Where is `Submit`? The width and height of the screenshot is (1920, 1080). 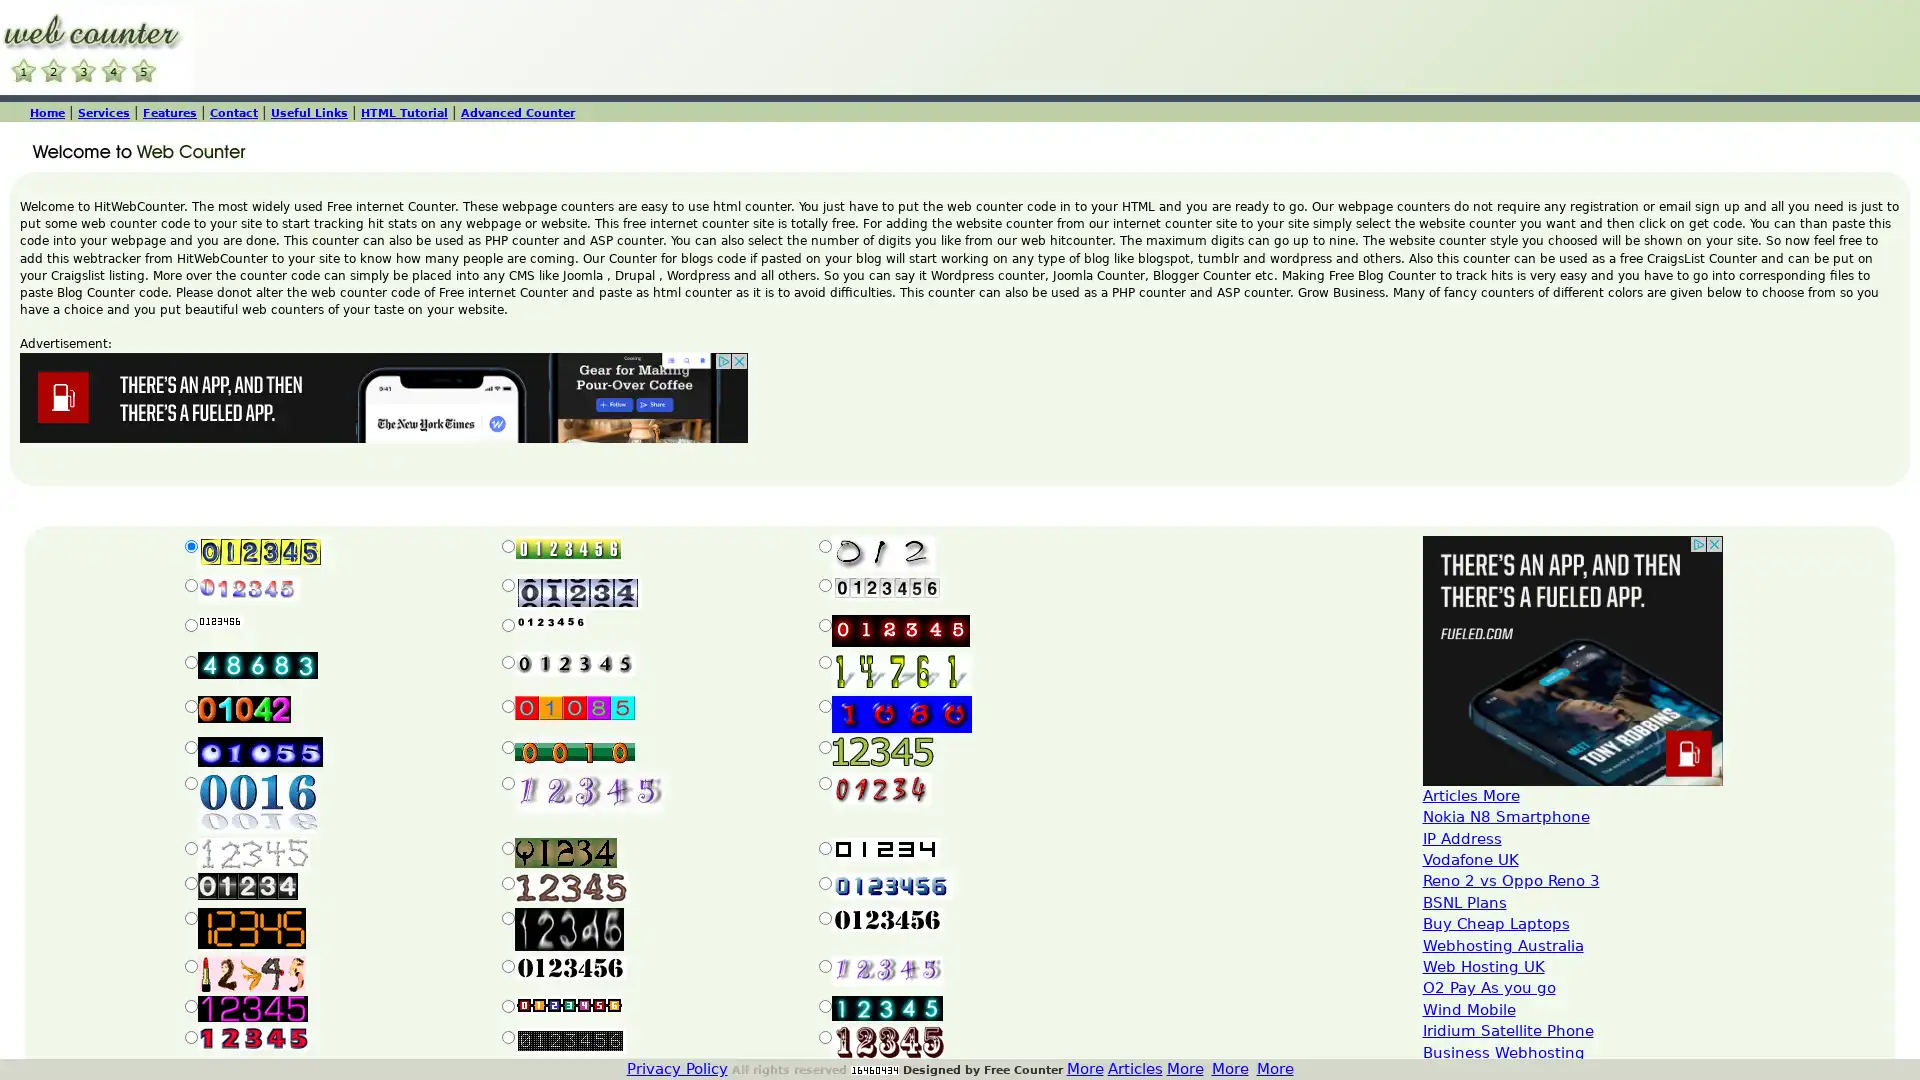 Submit is located at coordinates (243, 707).